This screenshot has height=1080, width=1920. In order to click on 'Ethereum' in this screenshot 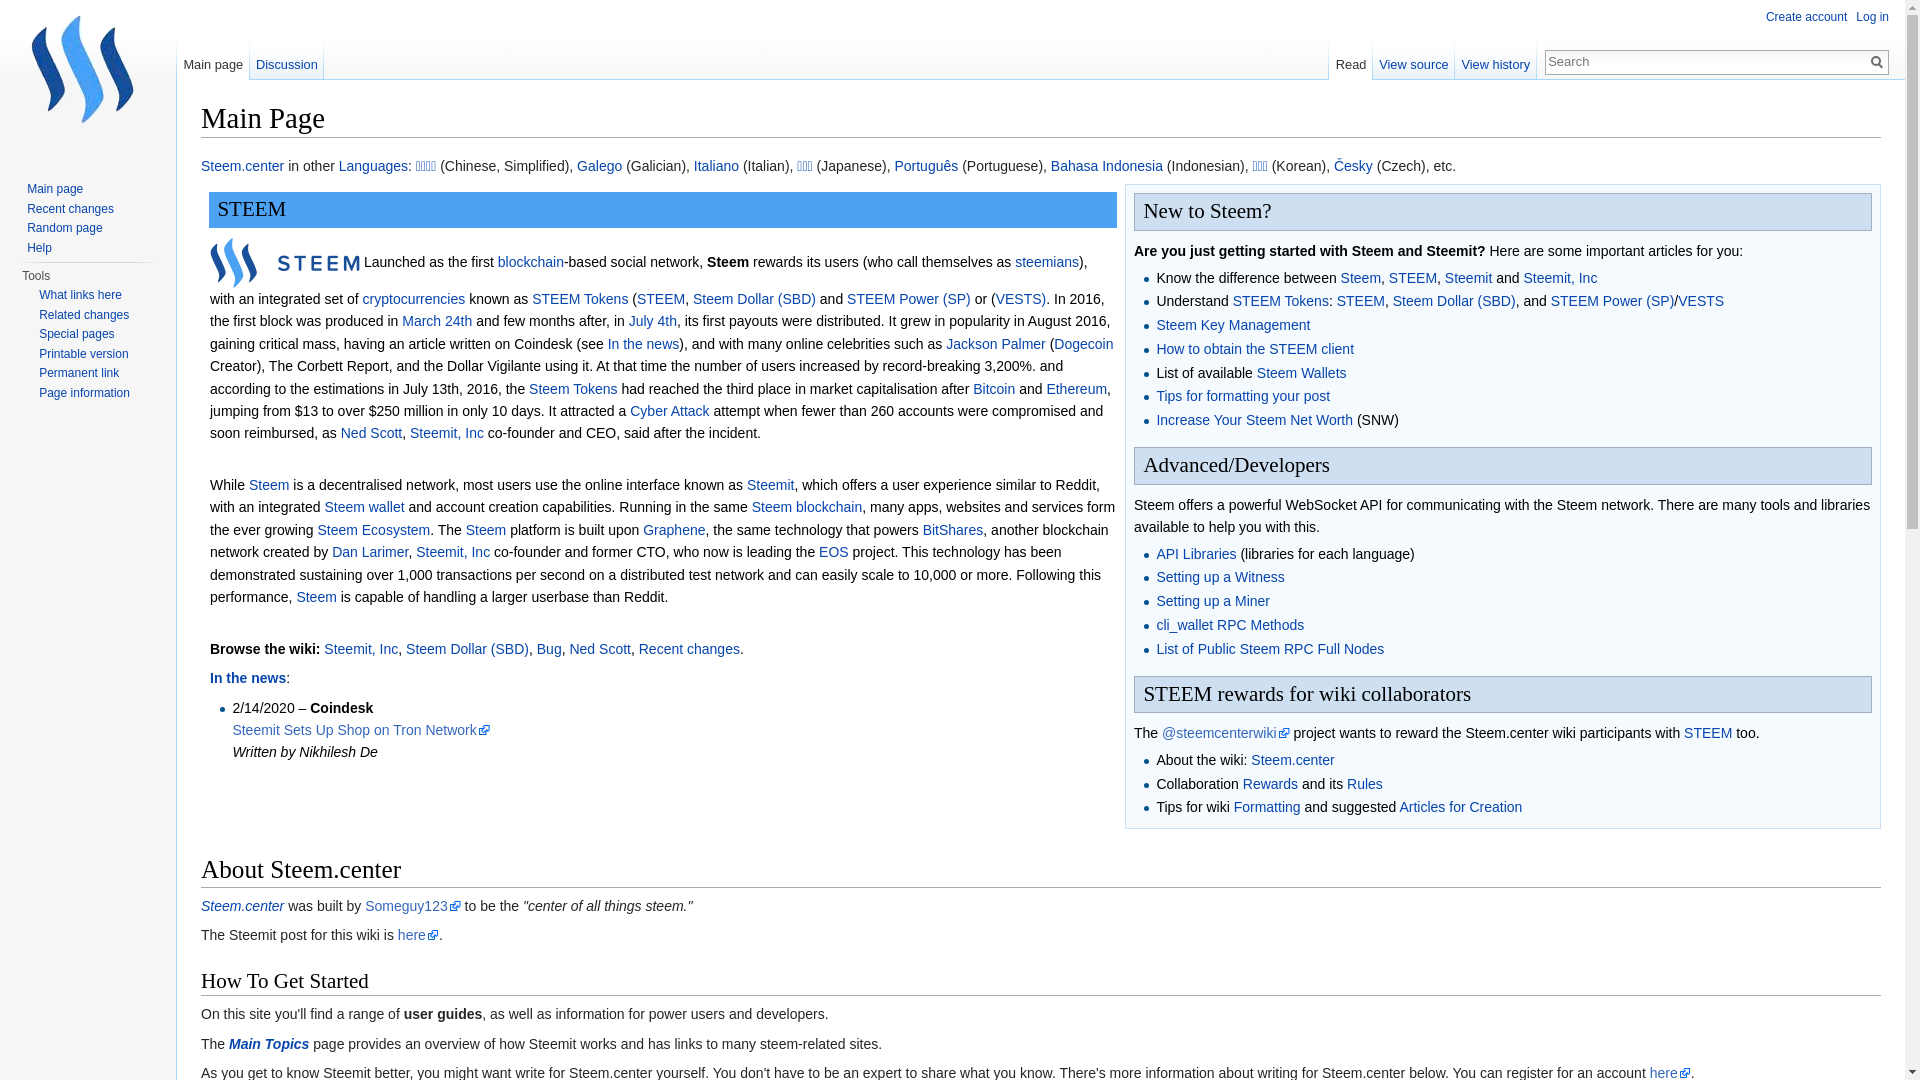, I will do `click(1075, 388)`.